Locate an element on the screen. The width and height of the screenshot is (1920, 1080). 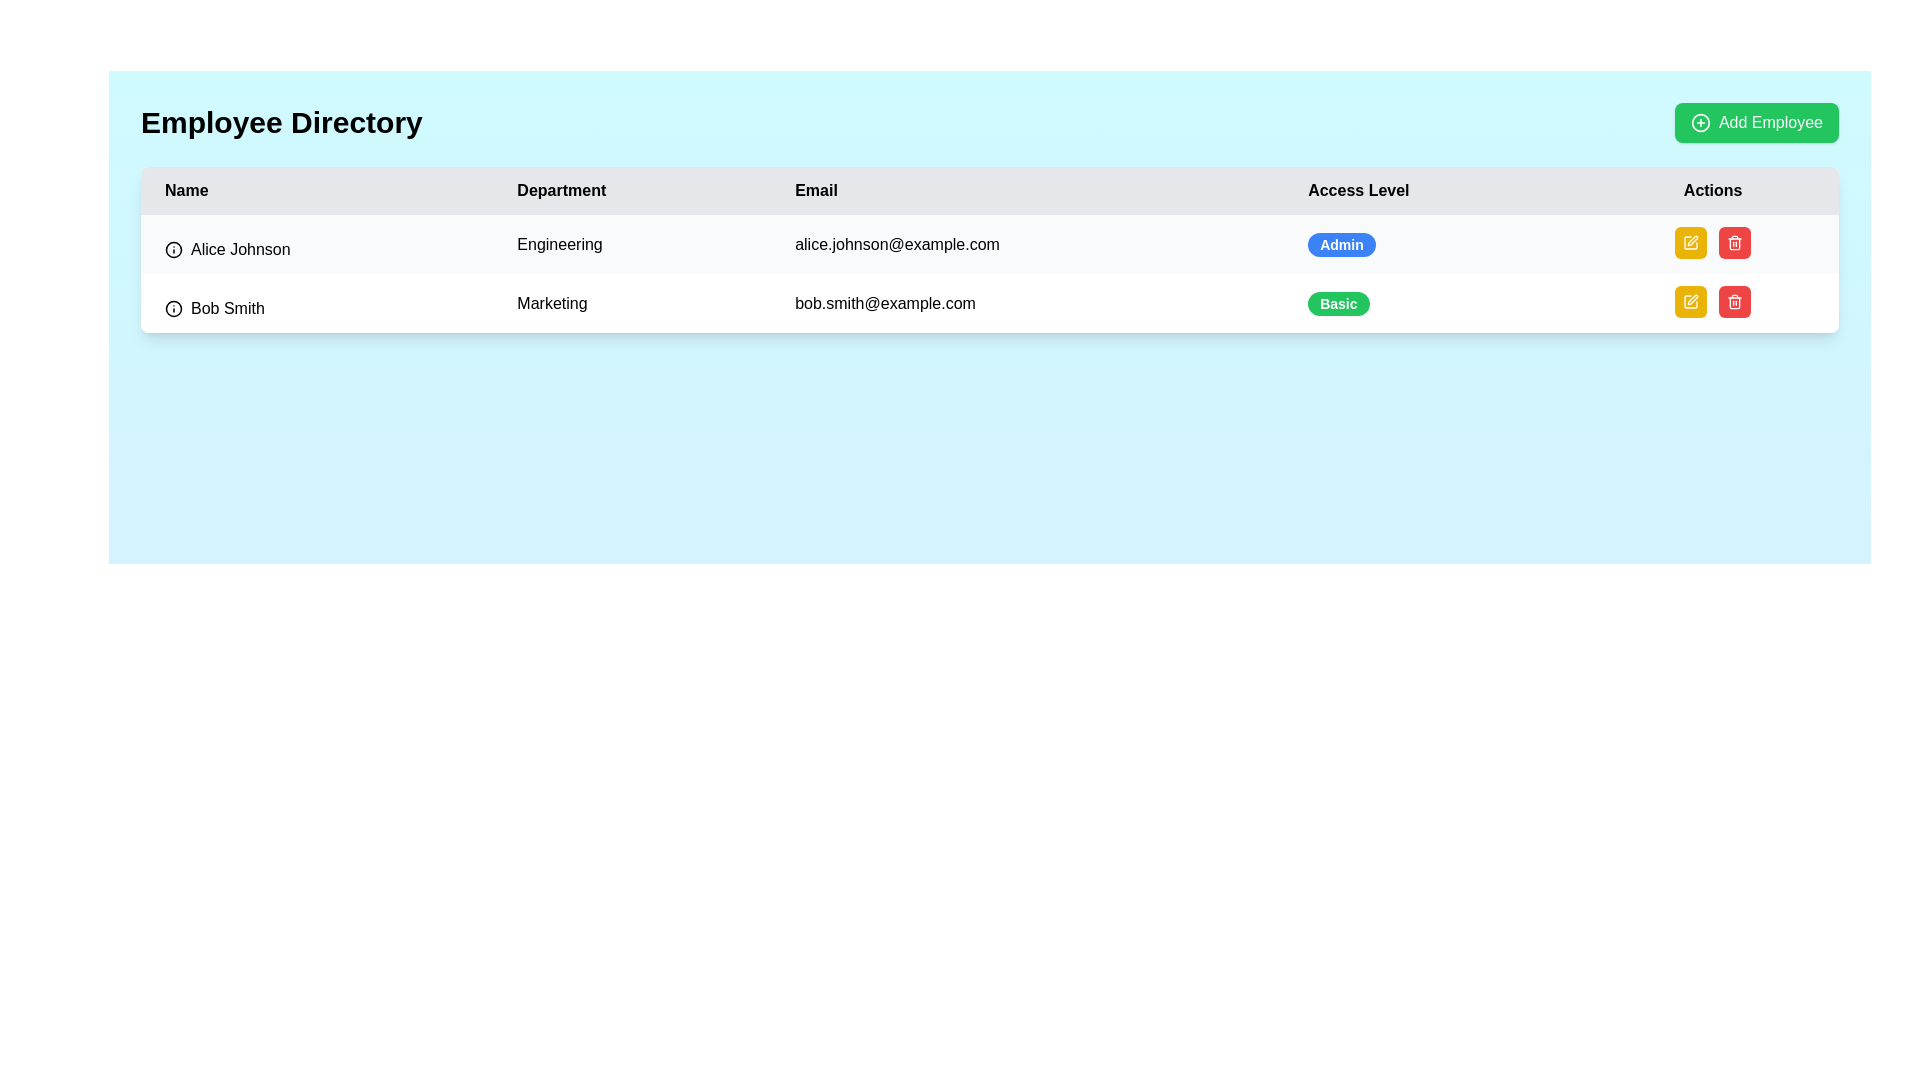
the 'Add Employee' button located at the top-right corner adjacent to the 'Employee Directory' label is located at coordinates (1755, 123).